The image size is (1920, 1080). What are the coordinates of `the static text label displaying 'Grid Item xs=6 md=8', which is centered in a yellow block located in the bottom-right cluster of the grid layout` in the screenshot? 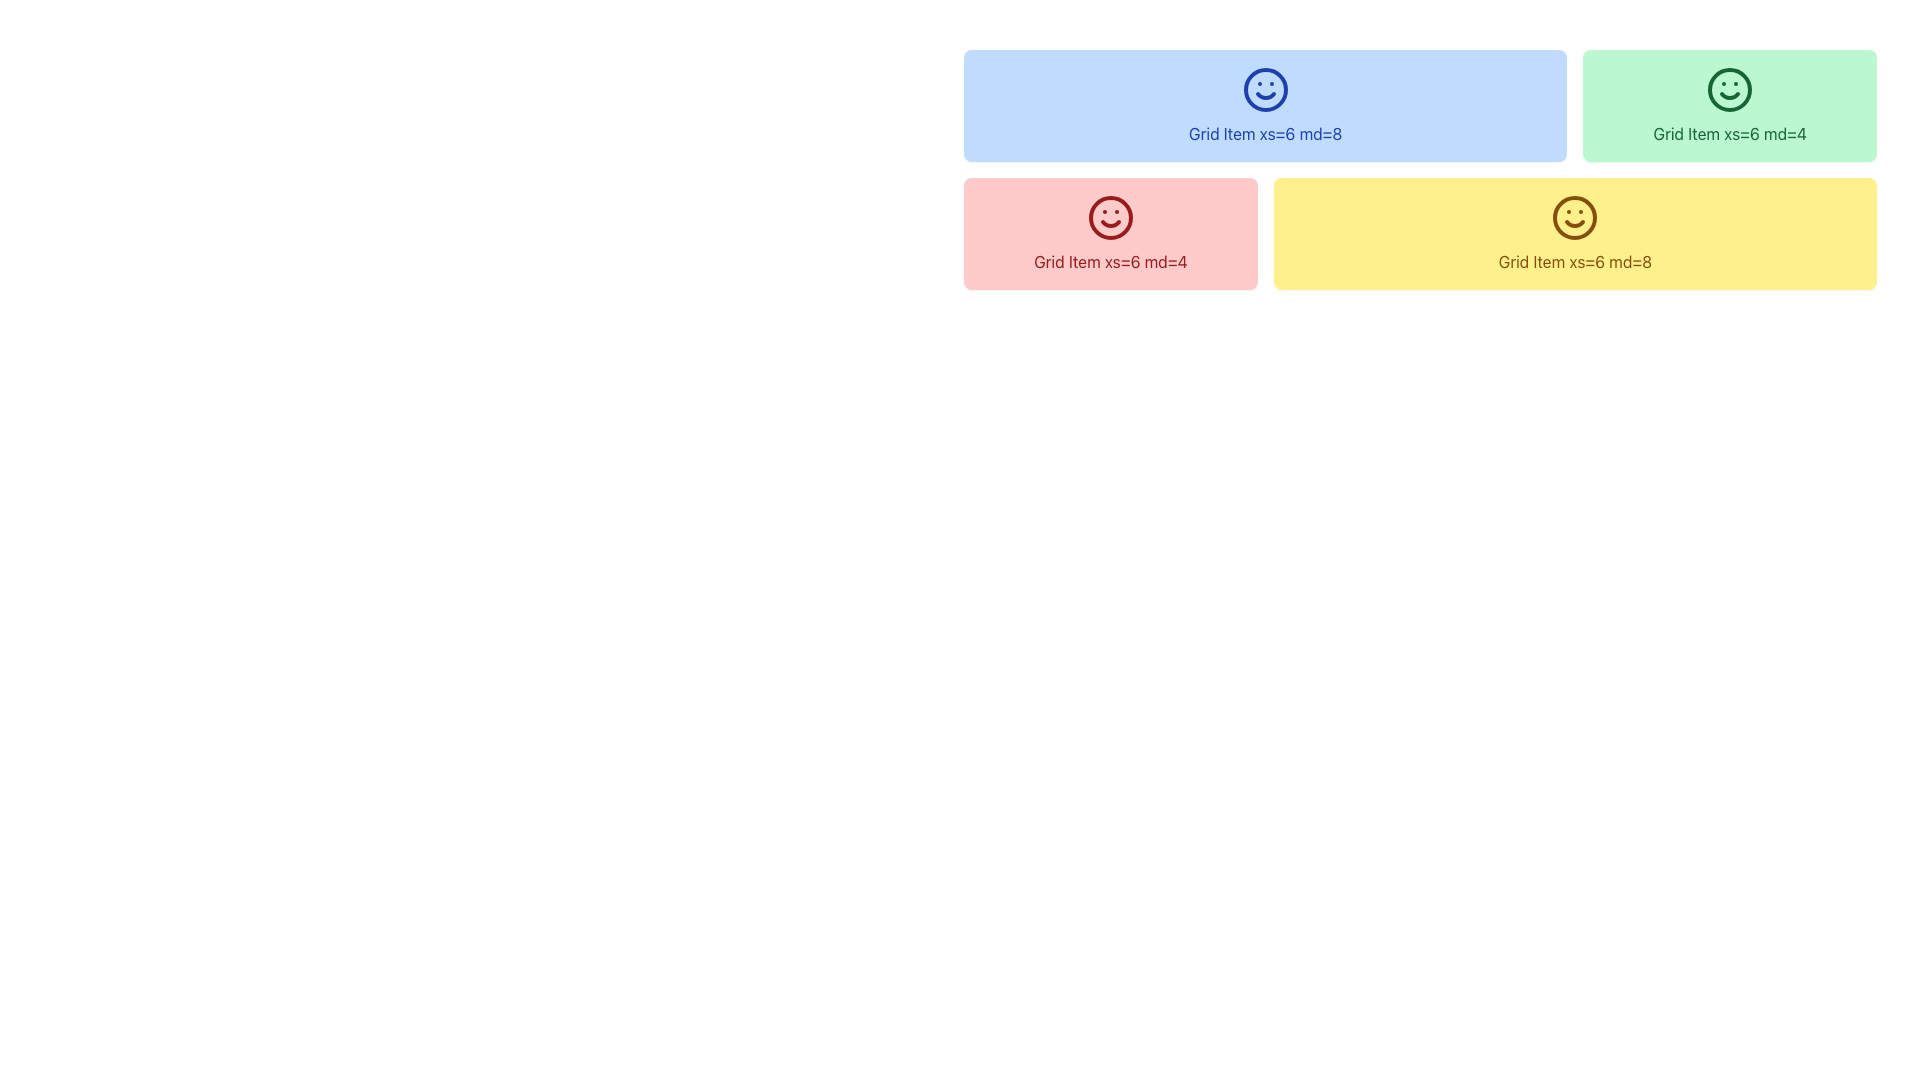 It's located at (1574, 261).